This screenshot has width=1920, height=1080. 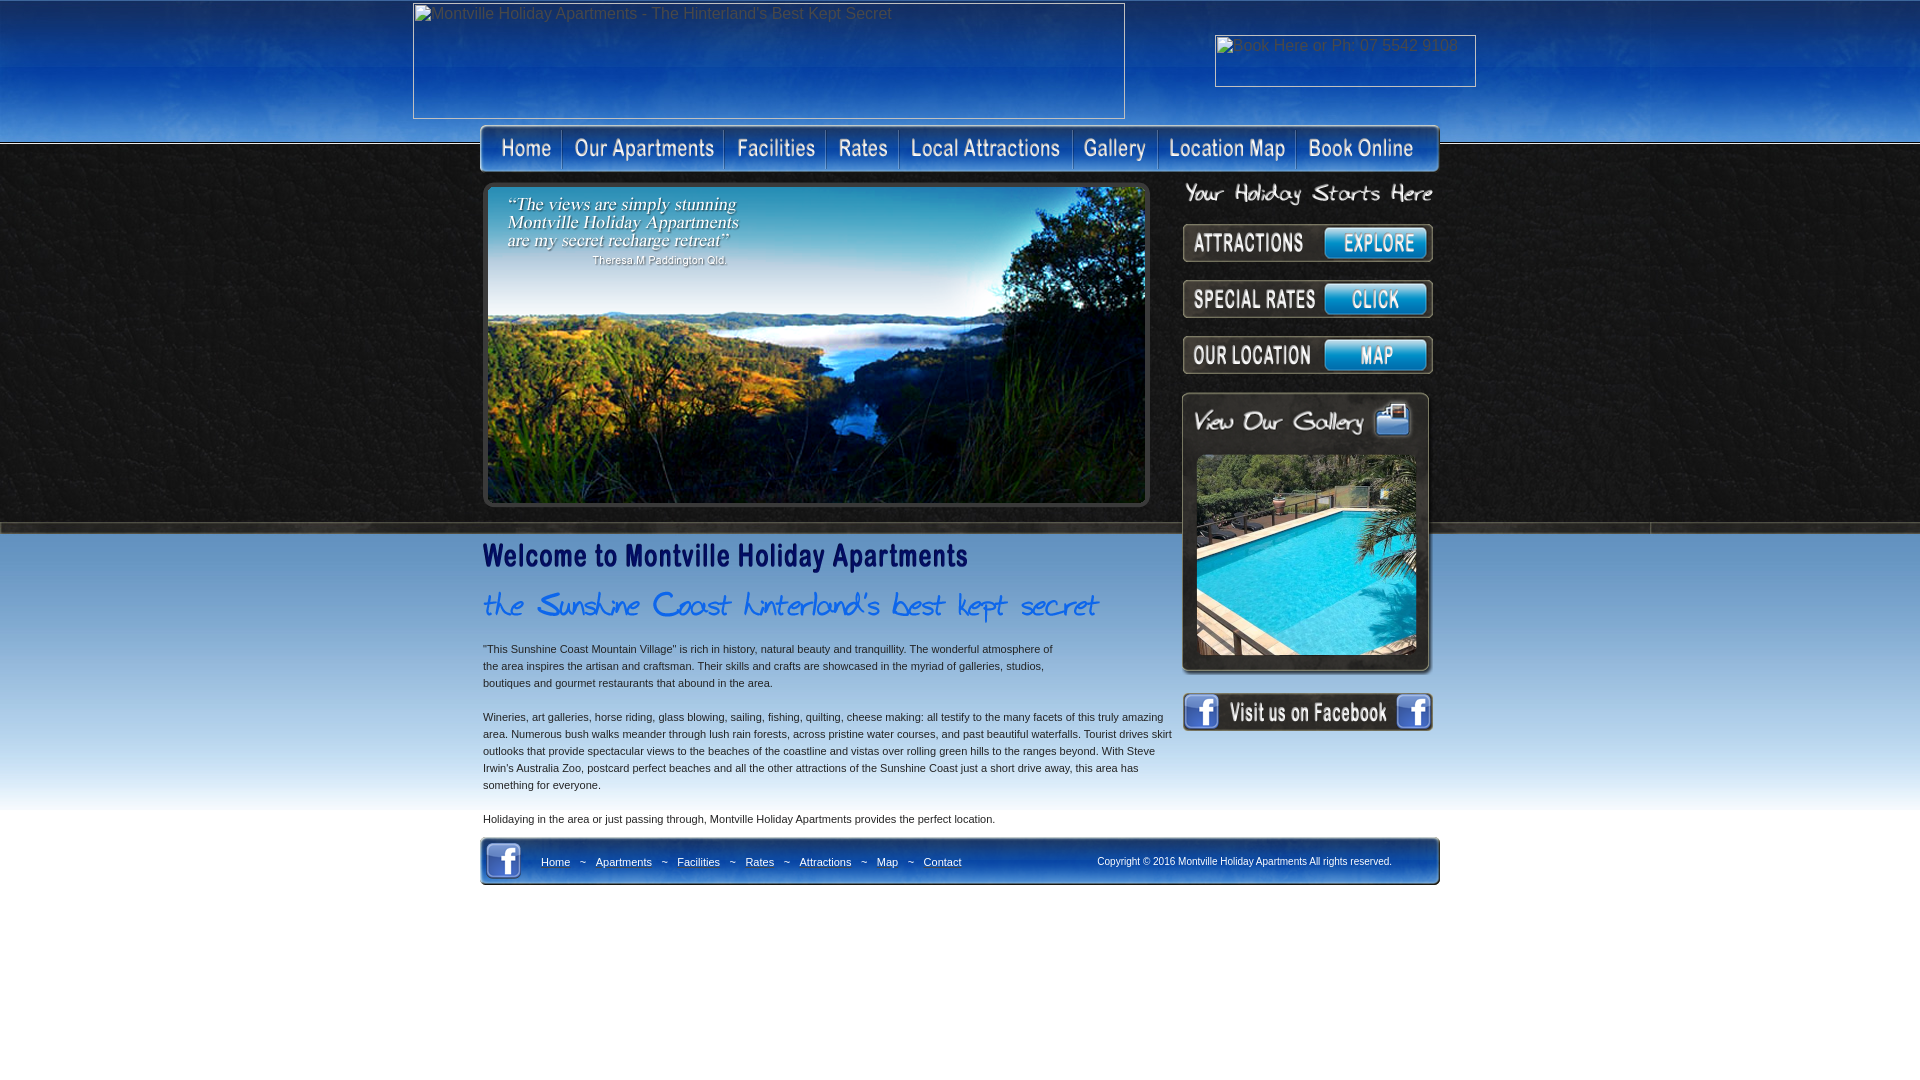 I want to click on 'Map', so click(x=886, y=859).